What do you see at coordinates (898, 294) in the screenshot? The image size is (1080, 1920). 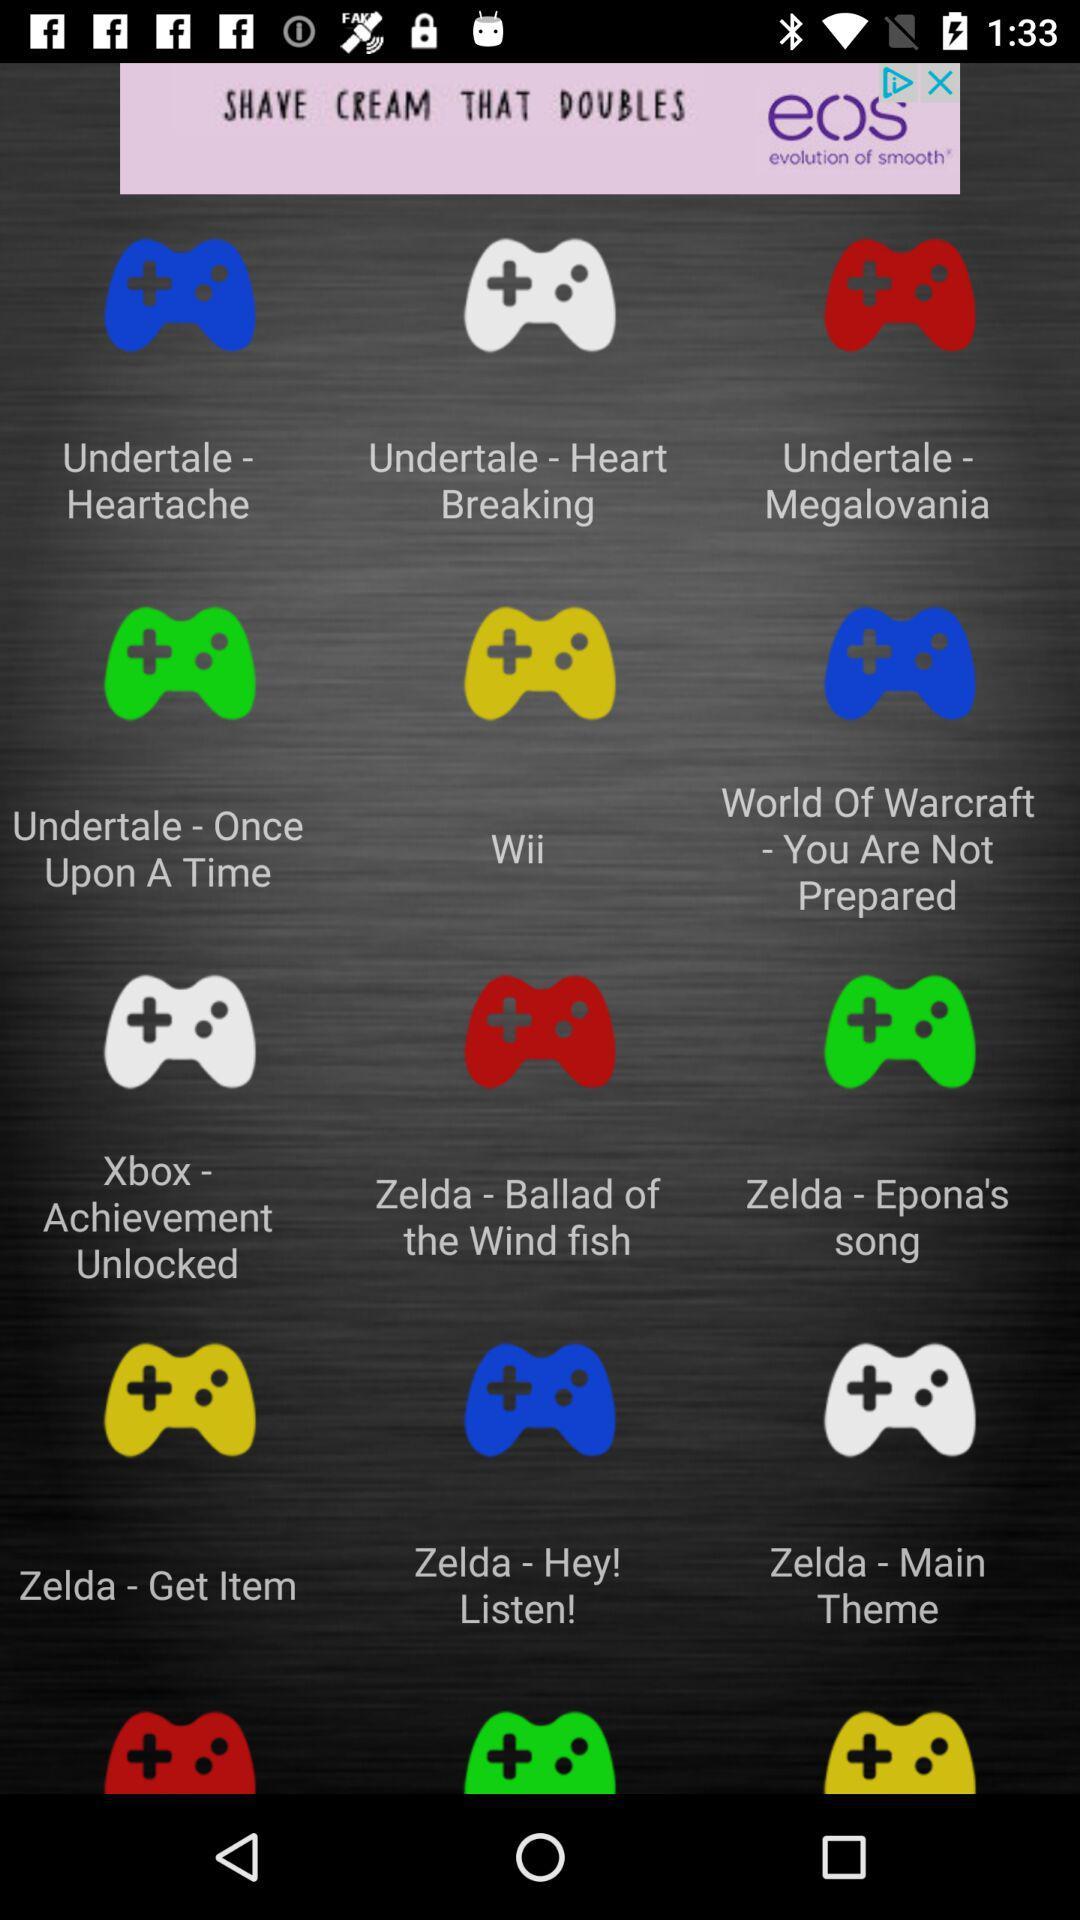 I see `open game` at bounding box center [898, 294].